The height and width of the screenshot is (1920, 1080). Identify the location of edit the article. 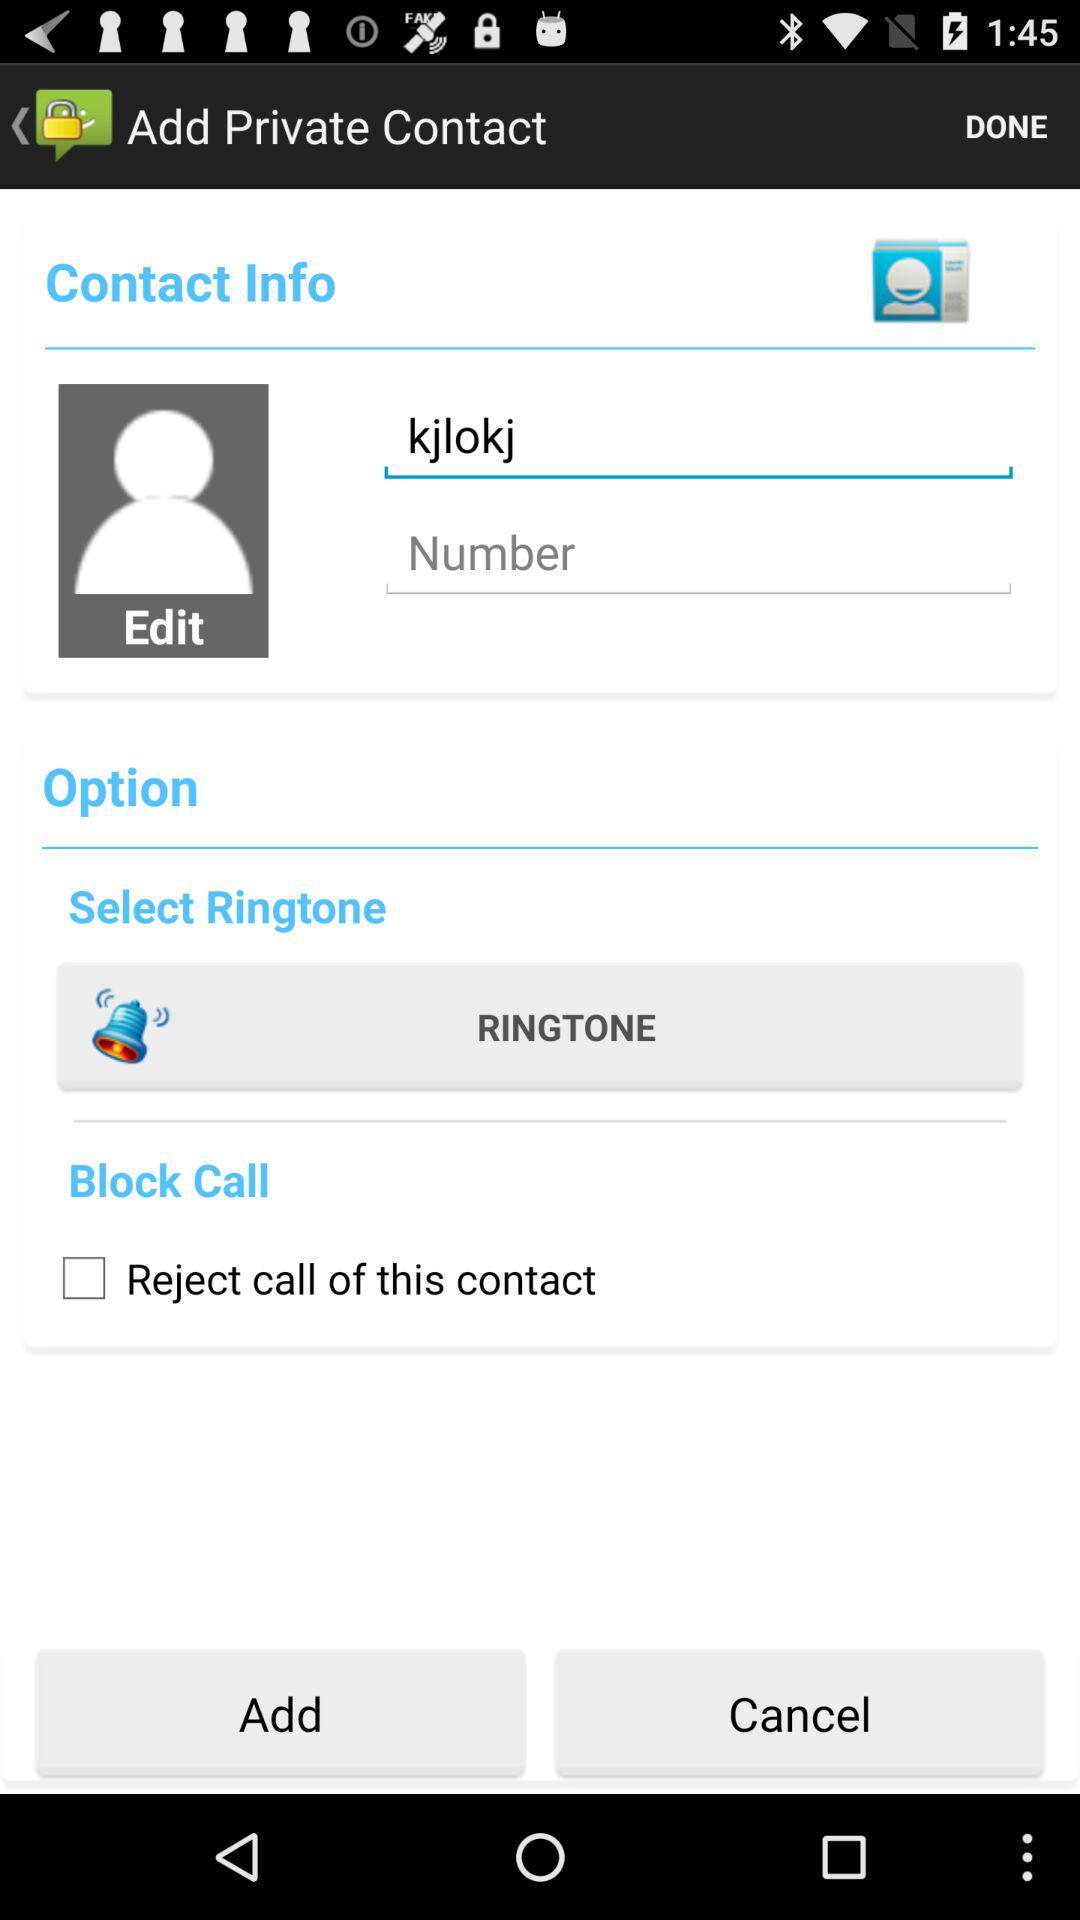
(162, 489).